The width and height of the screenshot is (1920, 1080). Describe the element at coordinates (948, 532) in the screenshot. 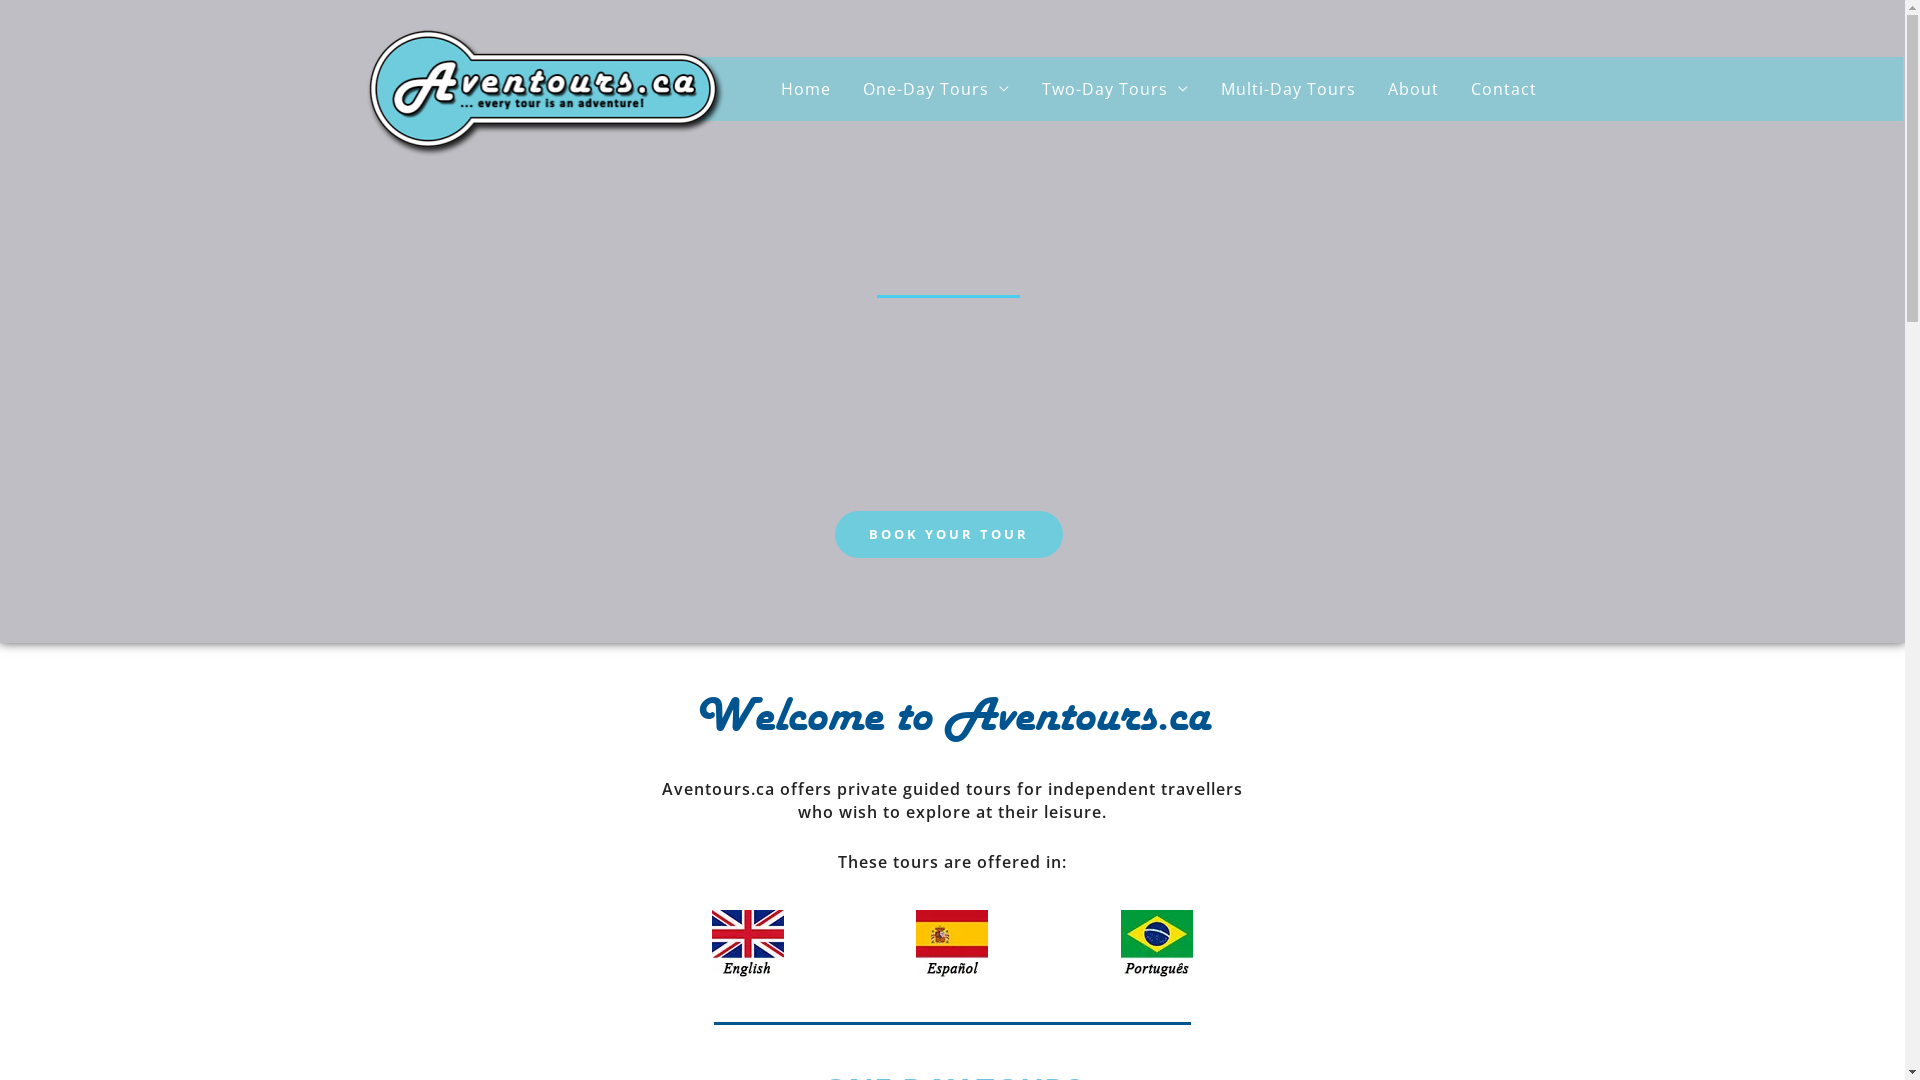

I see `'BOOK YOUR TOUR'` at that location.